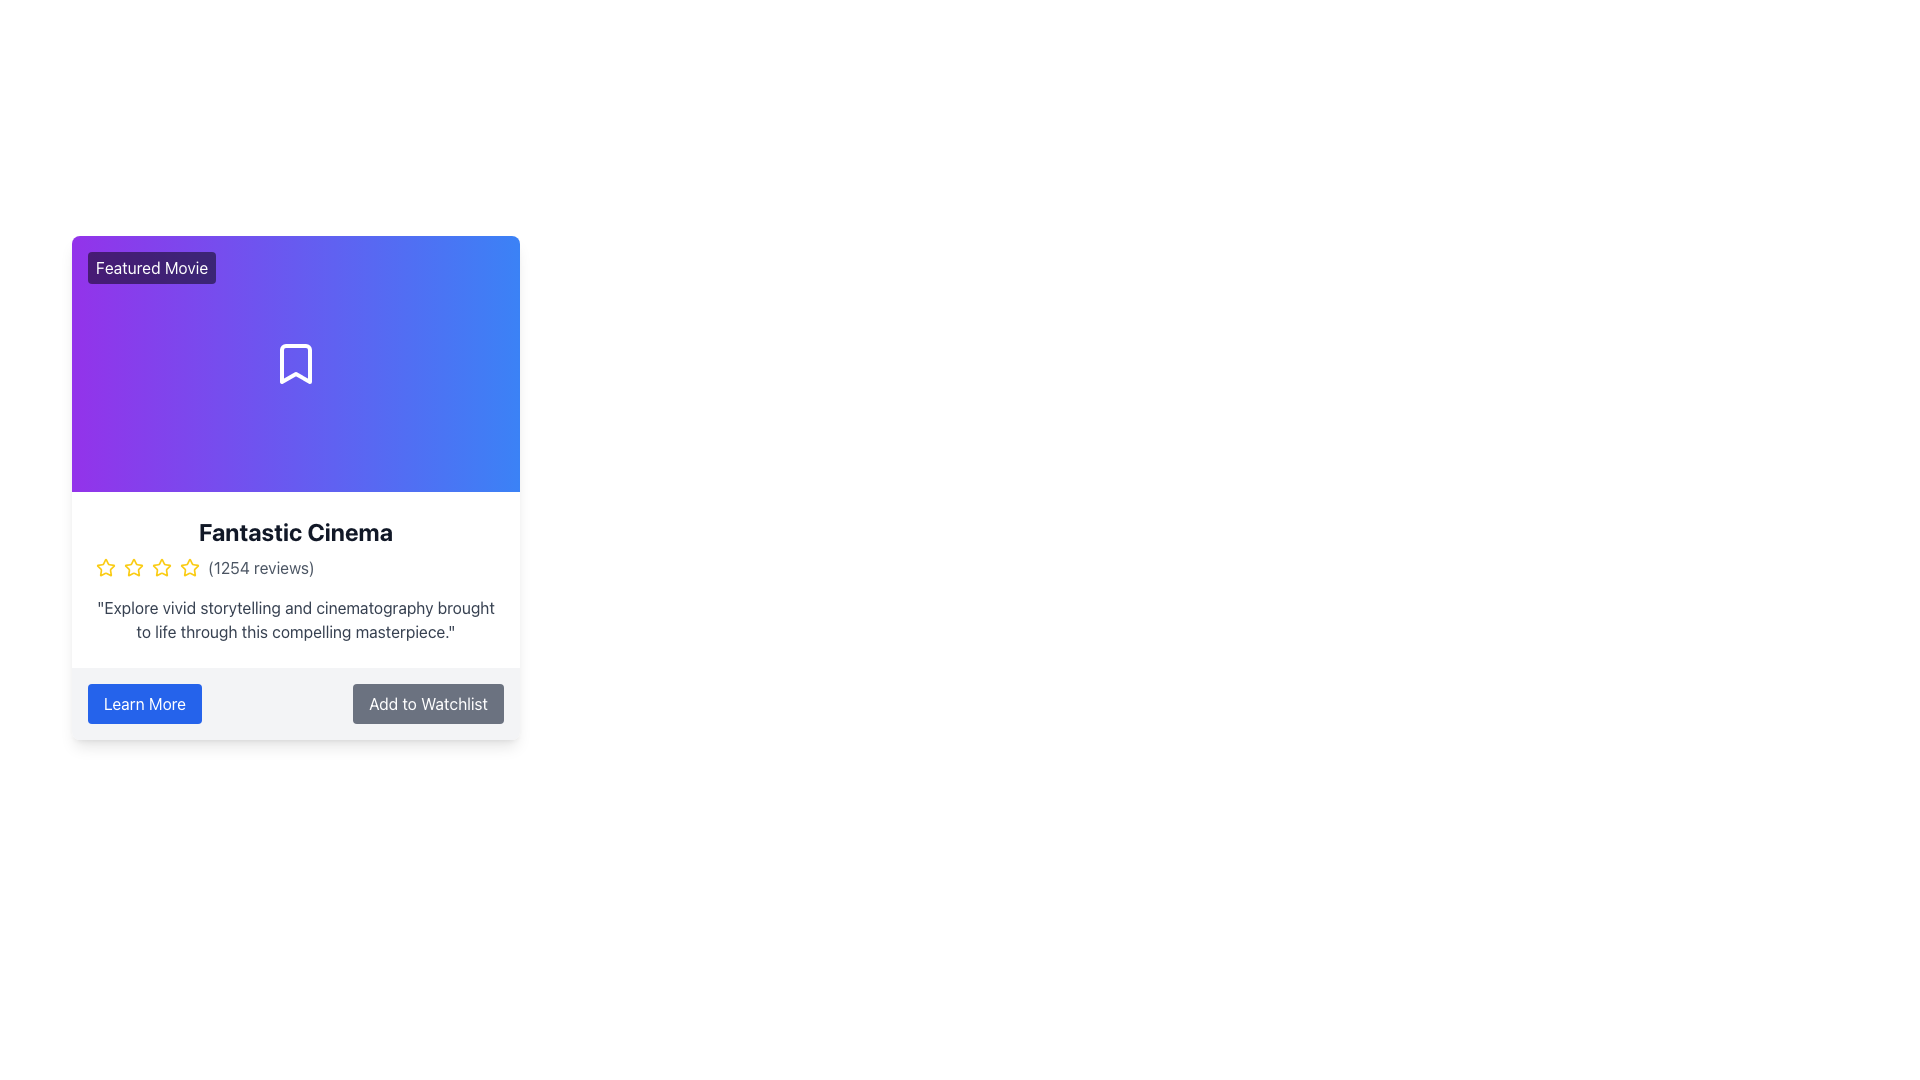 Image resolution: width=1920 pixels, height=1080 pixels. I want to click on the descriptive text element that reads 'Explore vivid storytelling and cinematography brought to life through this compelling masterpiece.', which is located beneath the title 'Fantastic Cinema' and the 5-star rating system, so click(295, 619).